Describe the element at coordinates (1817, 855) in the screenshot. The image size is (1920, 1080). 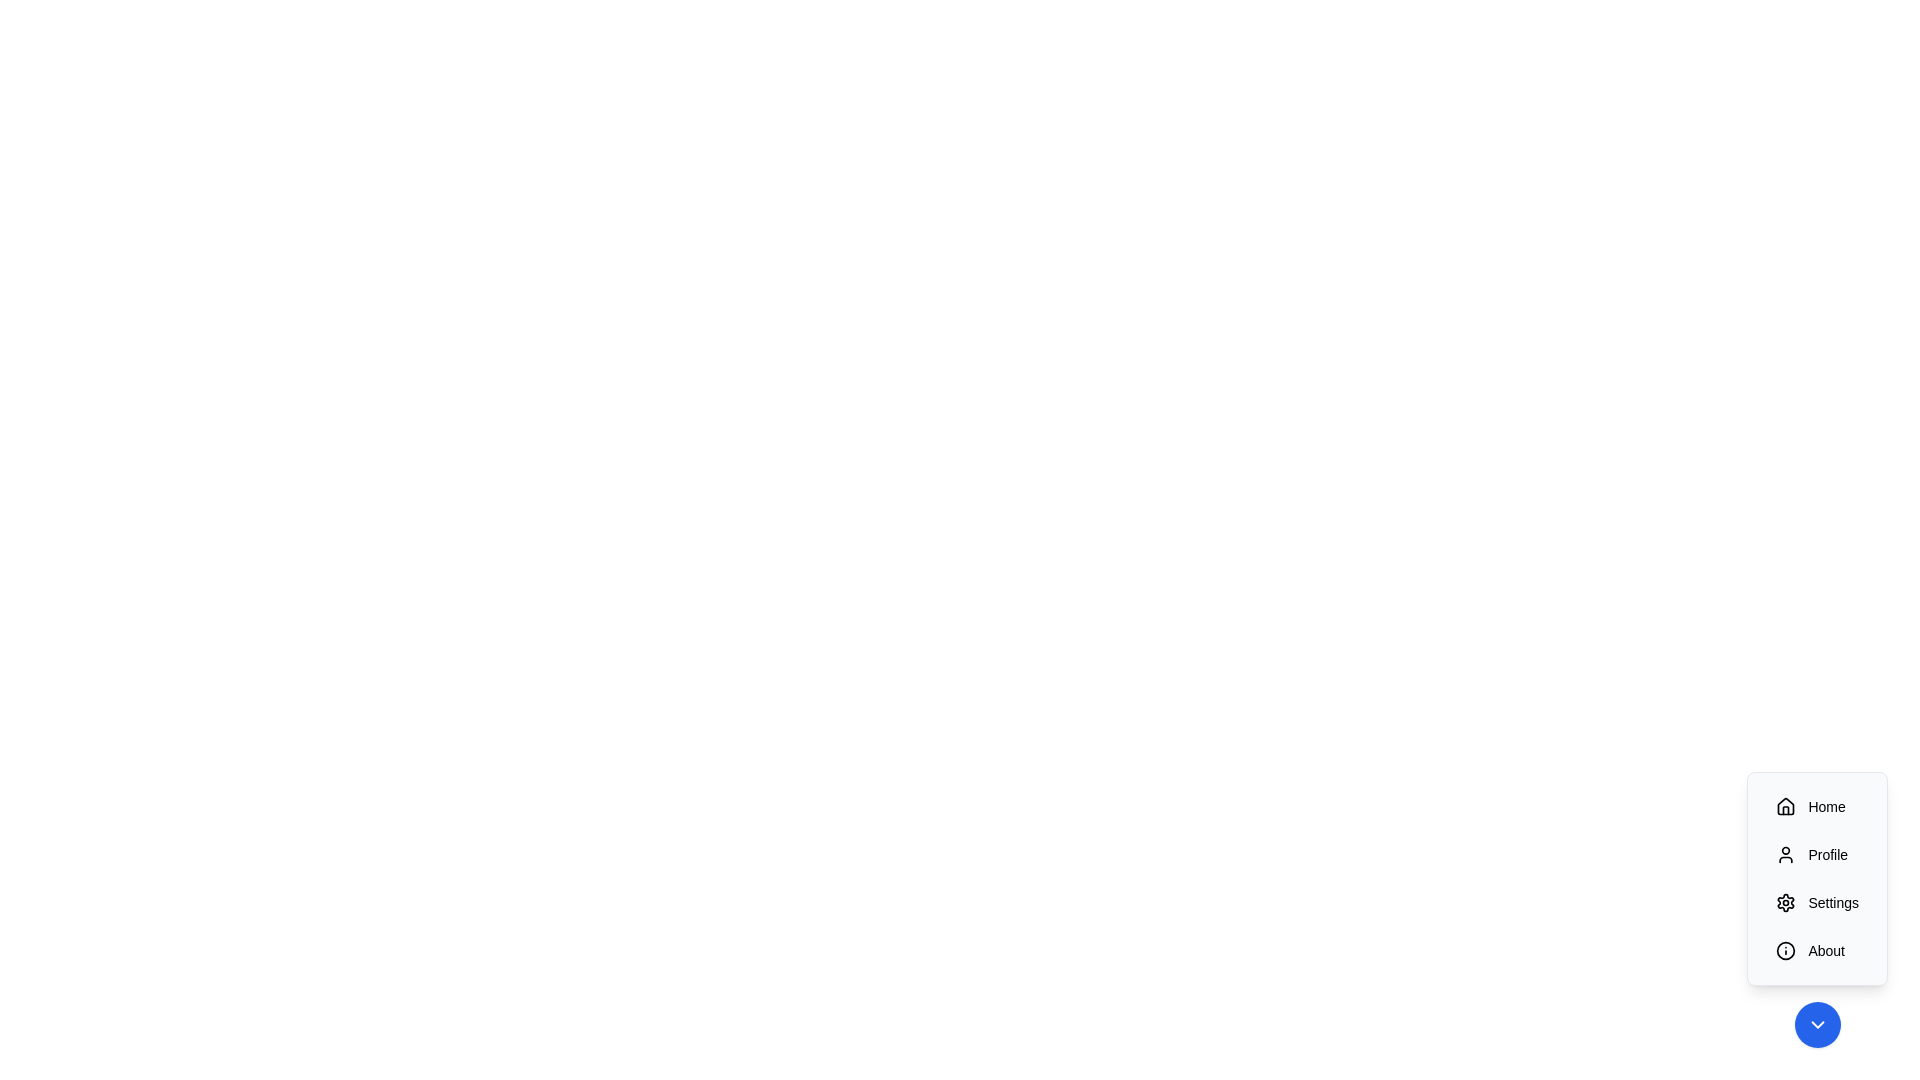
I see `the 'Profile' button` at that location.